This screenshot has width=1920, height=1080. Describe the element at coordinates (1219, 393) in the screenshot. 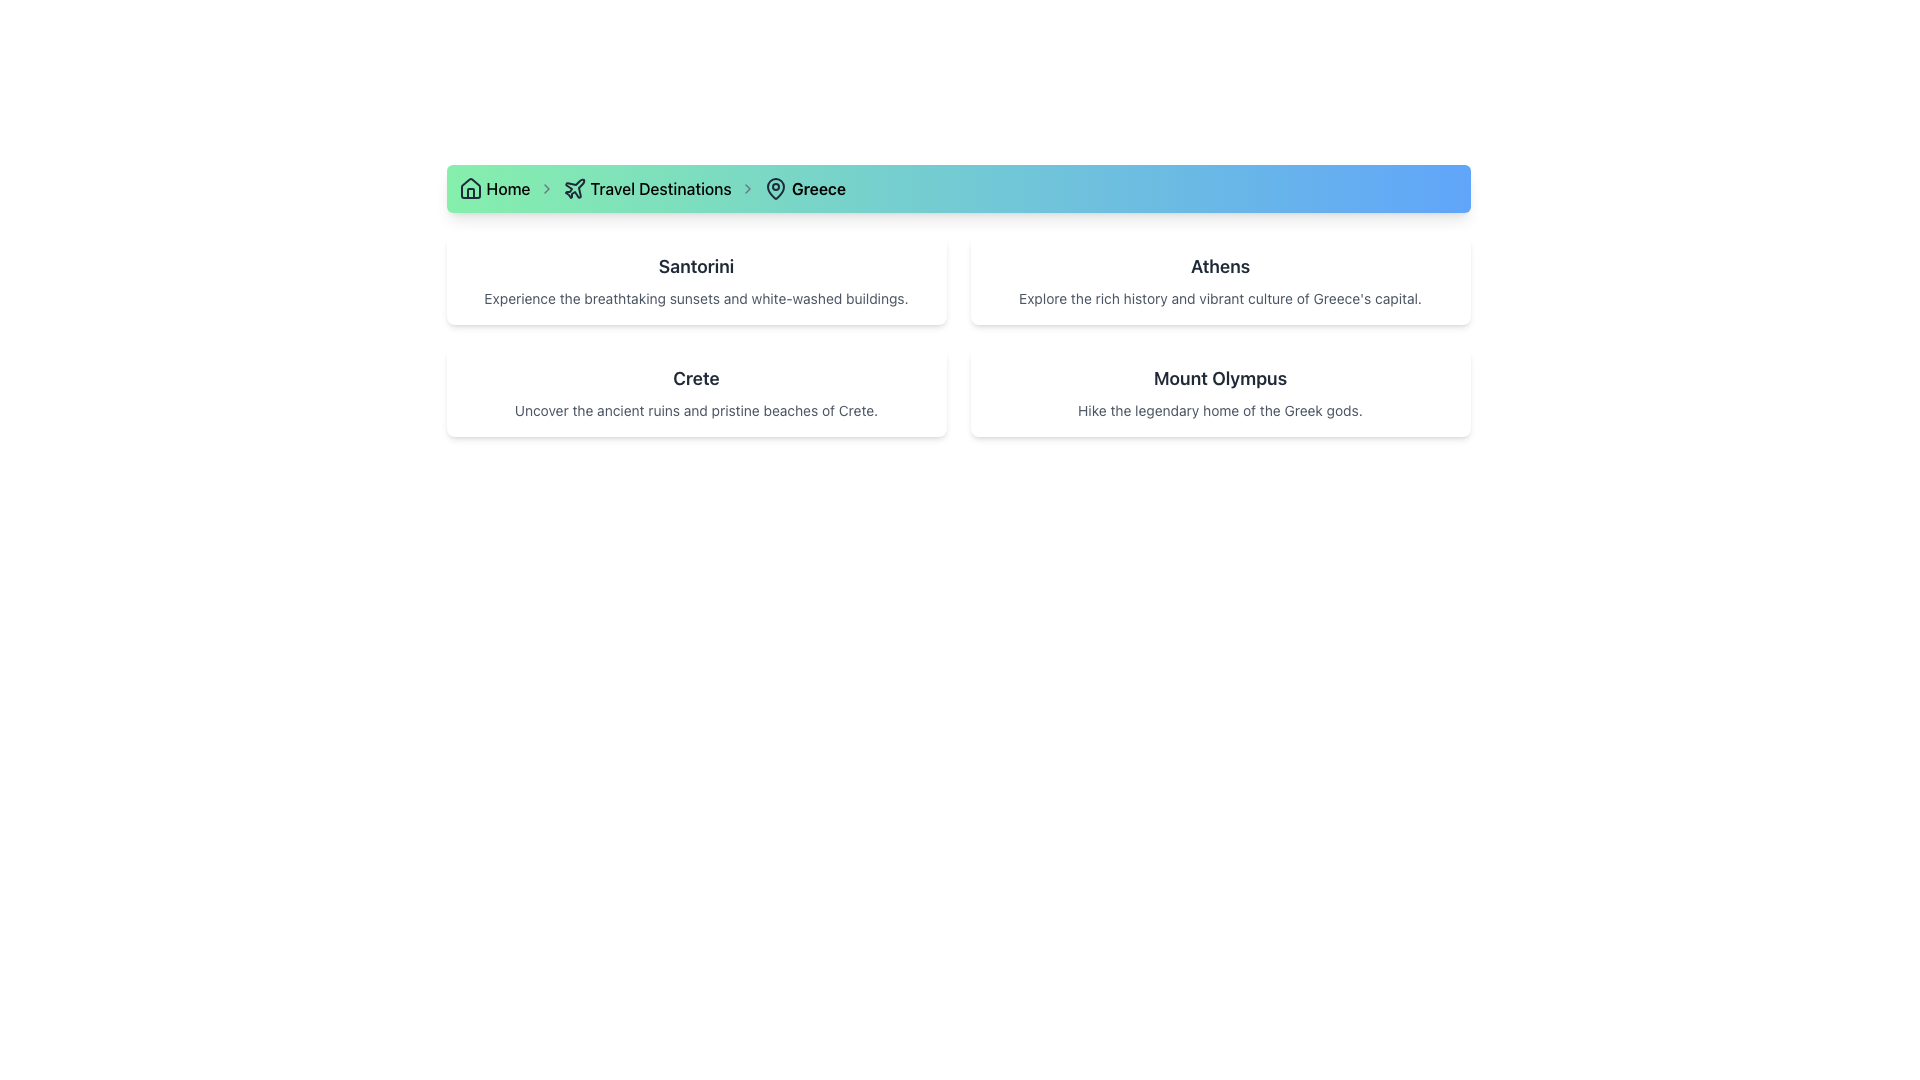

I see `the informational card about Mount Olympus, which is the fourth card in a two-by-two grid layout, located at the bottom-right position` at that location.